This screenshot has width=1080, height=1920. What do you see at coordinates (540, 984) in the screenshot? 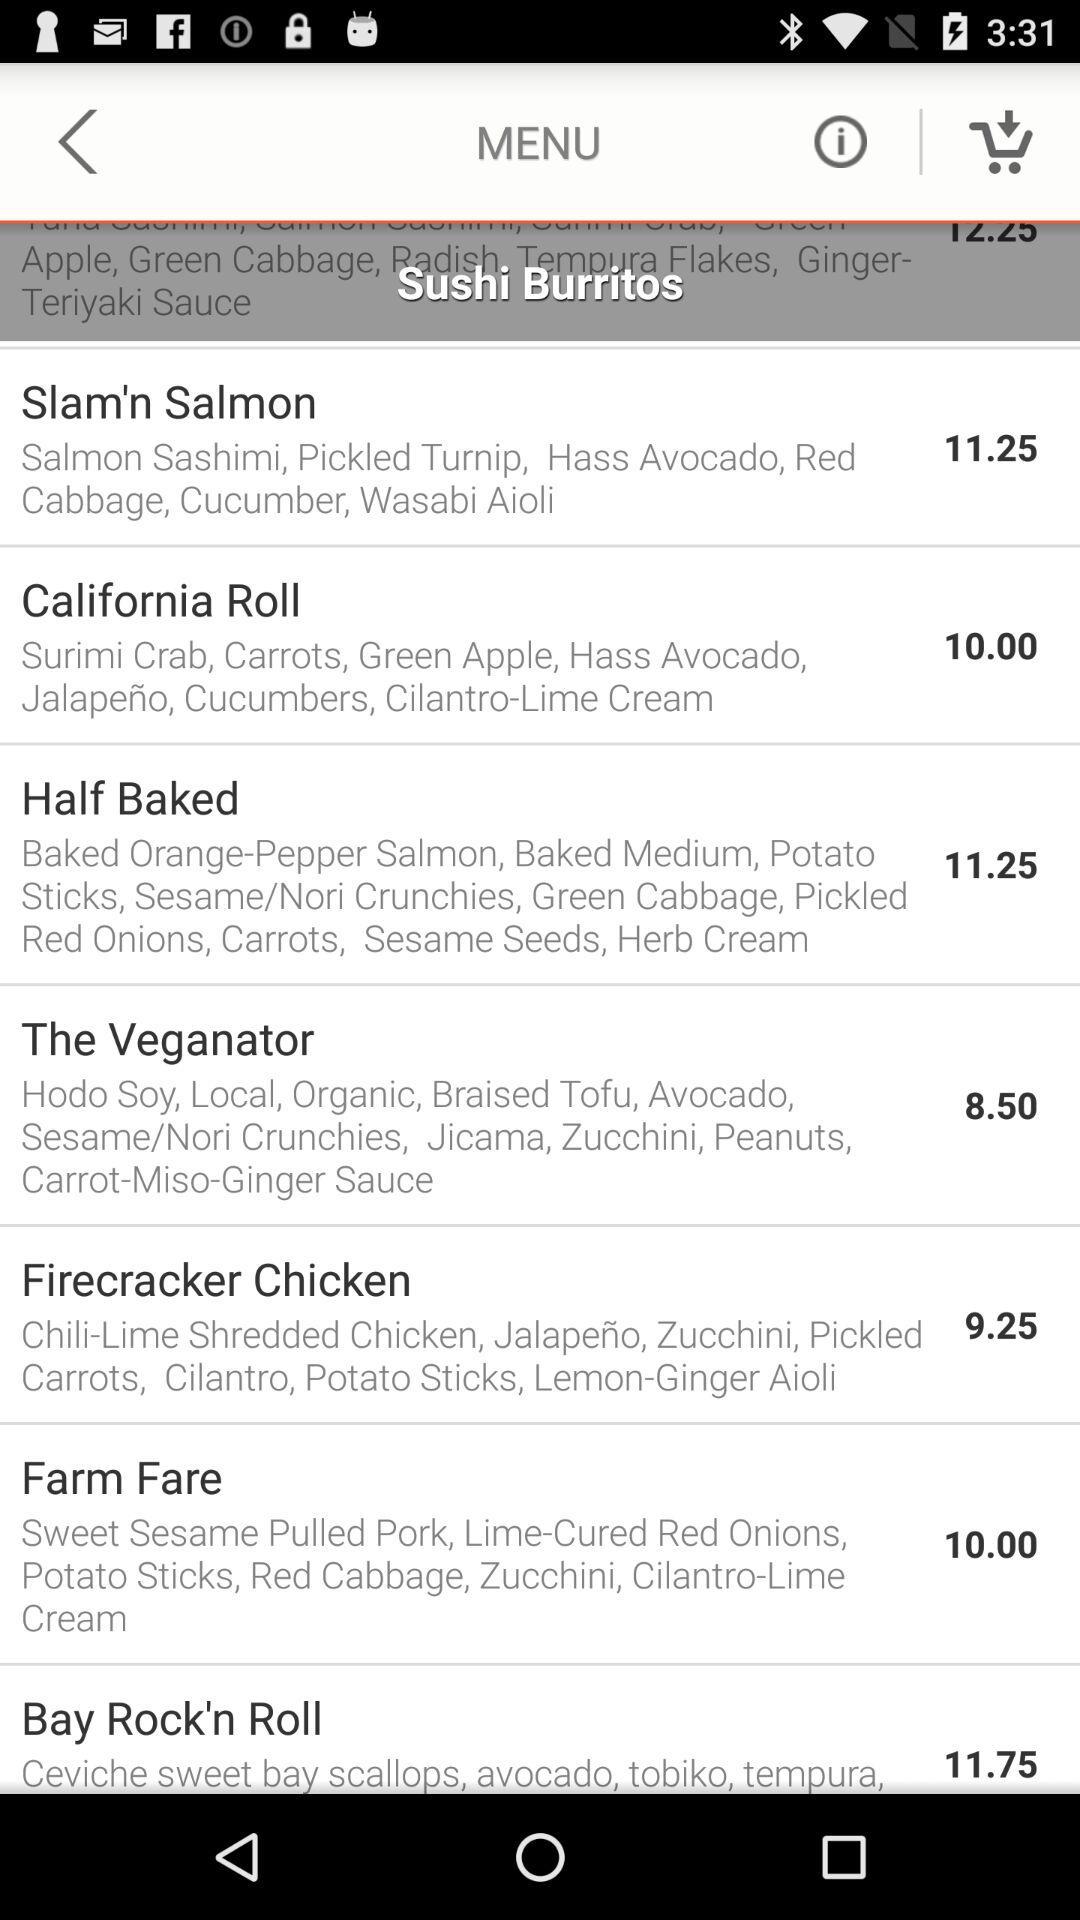
I see `app above the the veganator item` at bounding box center [540, 984].